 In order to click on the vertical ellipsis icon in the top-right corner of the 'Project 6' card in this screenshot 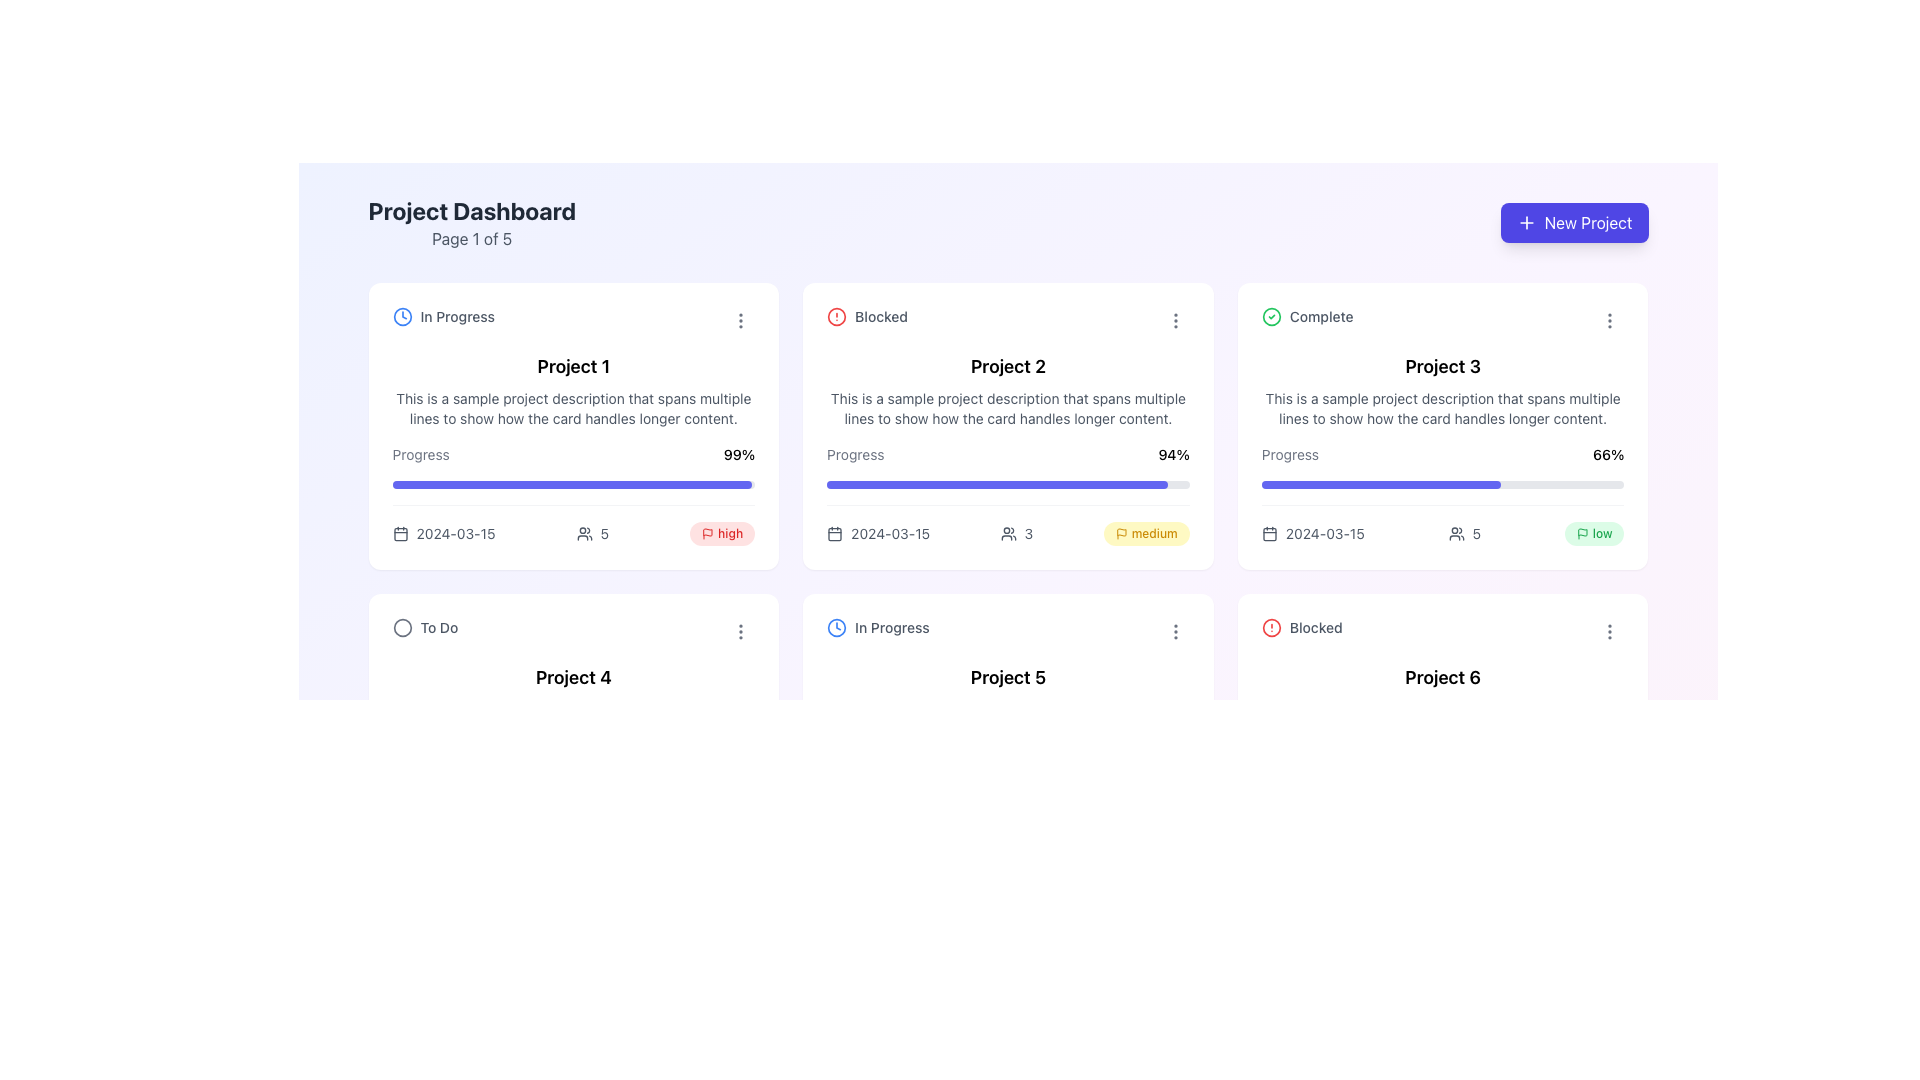, I will do `click(1610, 632)`.